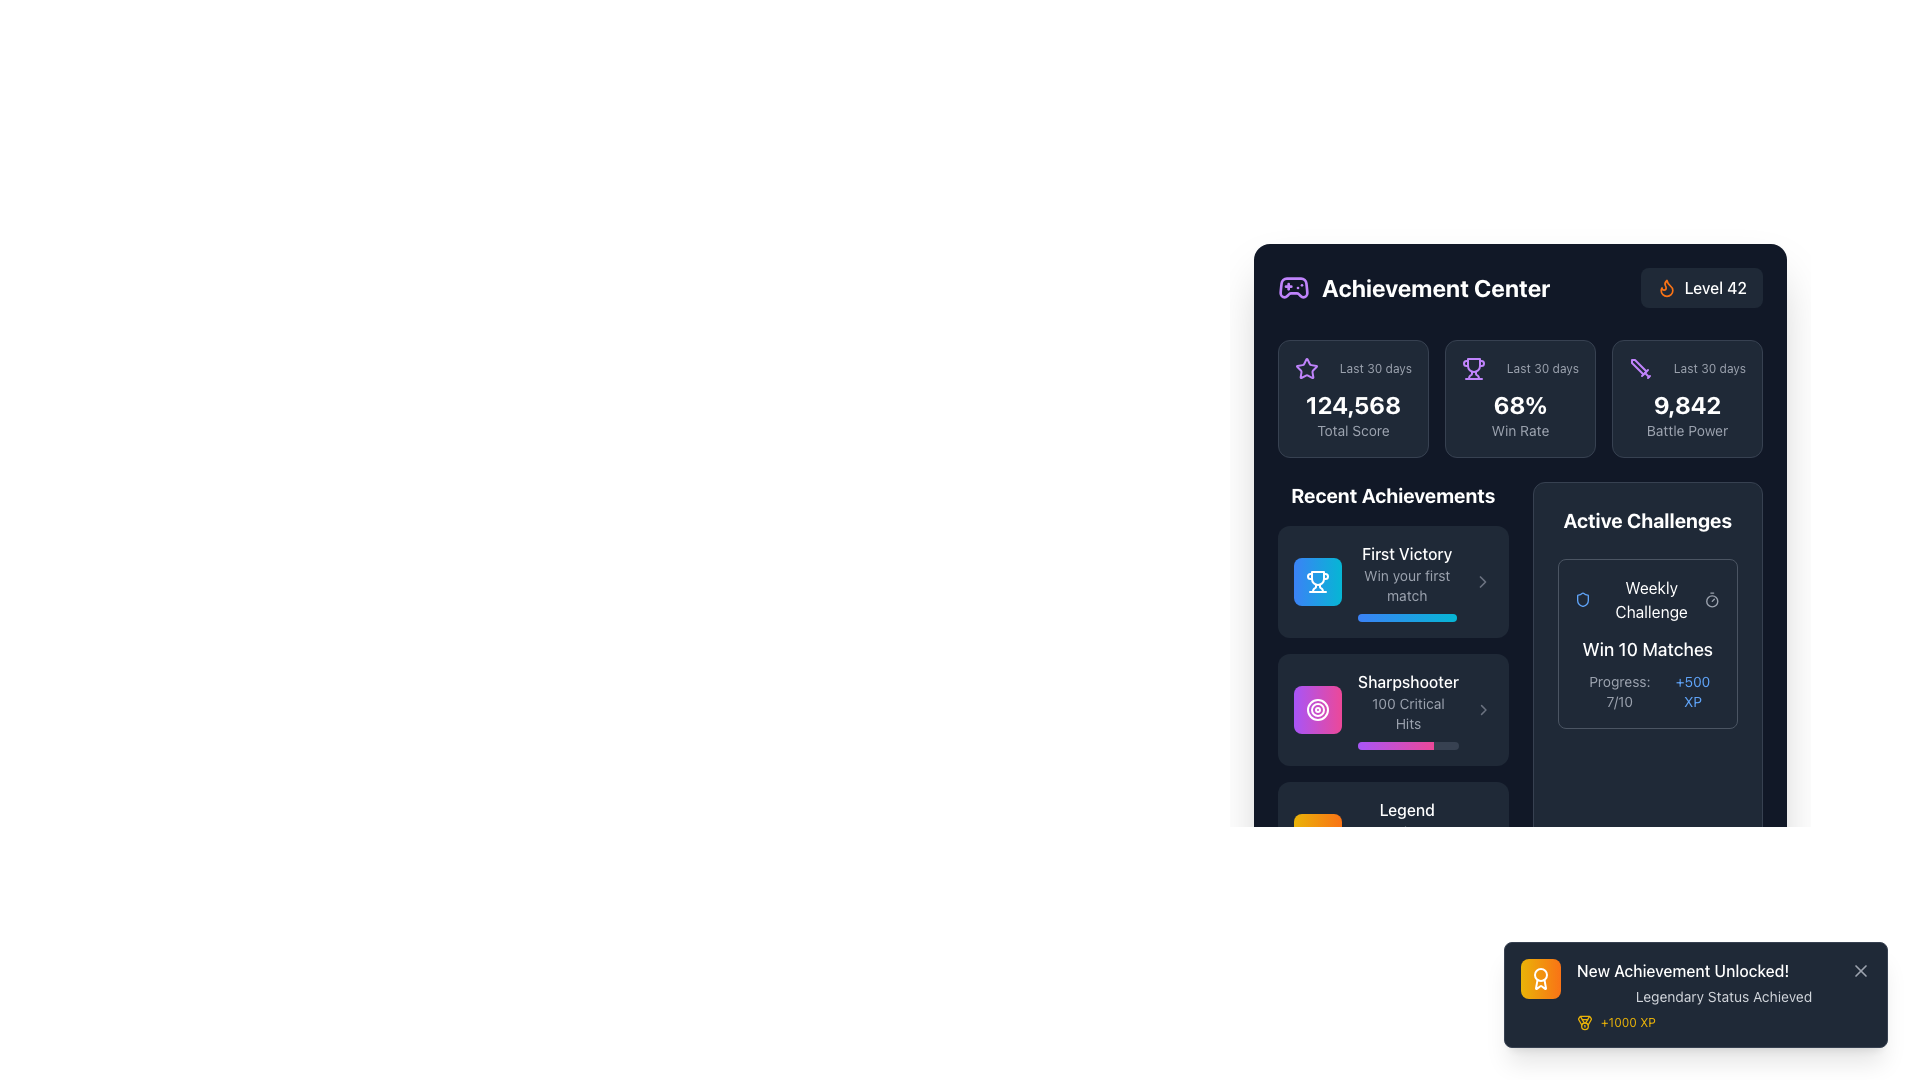 This screenshot has width=1920, height=1080. What do you see at coordinates (1392, 582) in the screenshot?
I see `the 'First Victory' achievement text display with a trophy icon in the 'Recent Achievements' section` at bounding box center [1392, 582].